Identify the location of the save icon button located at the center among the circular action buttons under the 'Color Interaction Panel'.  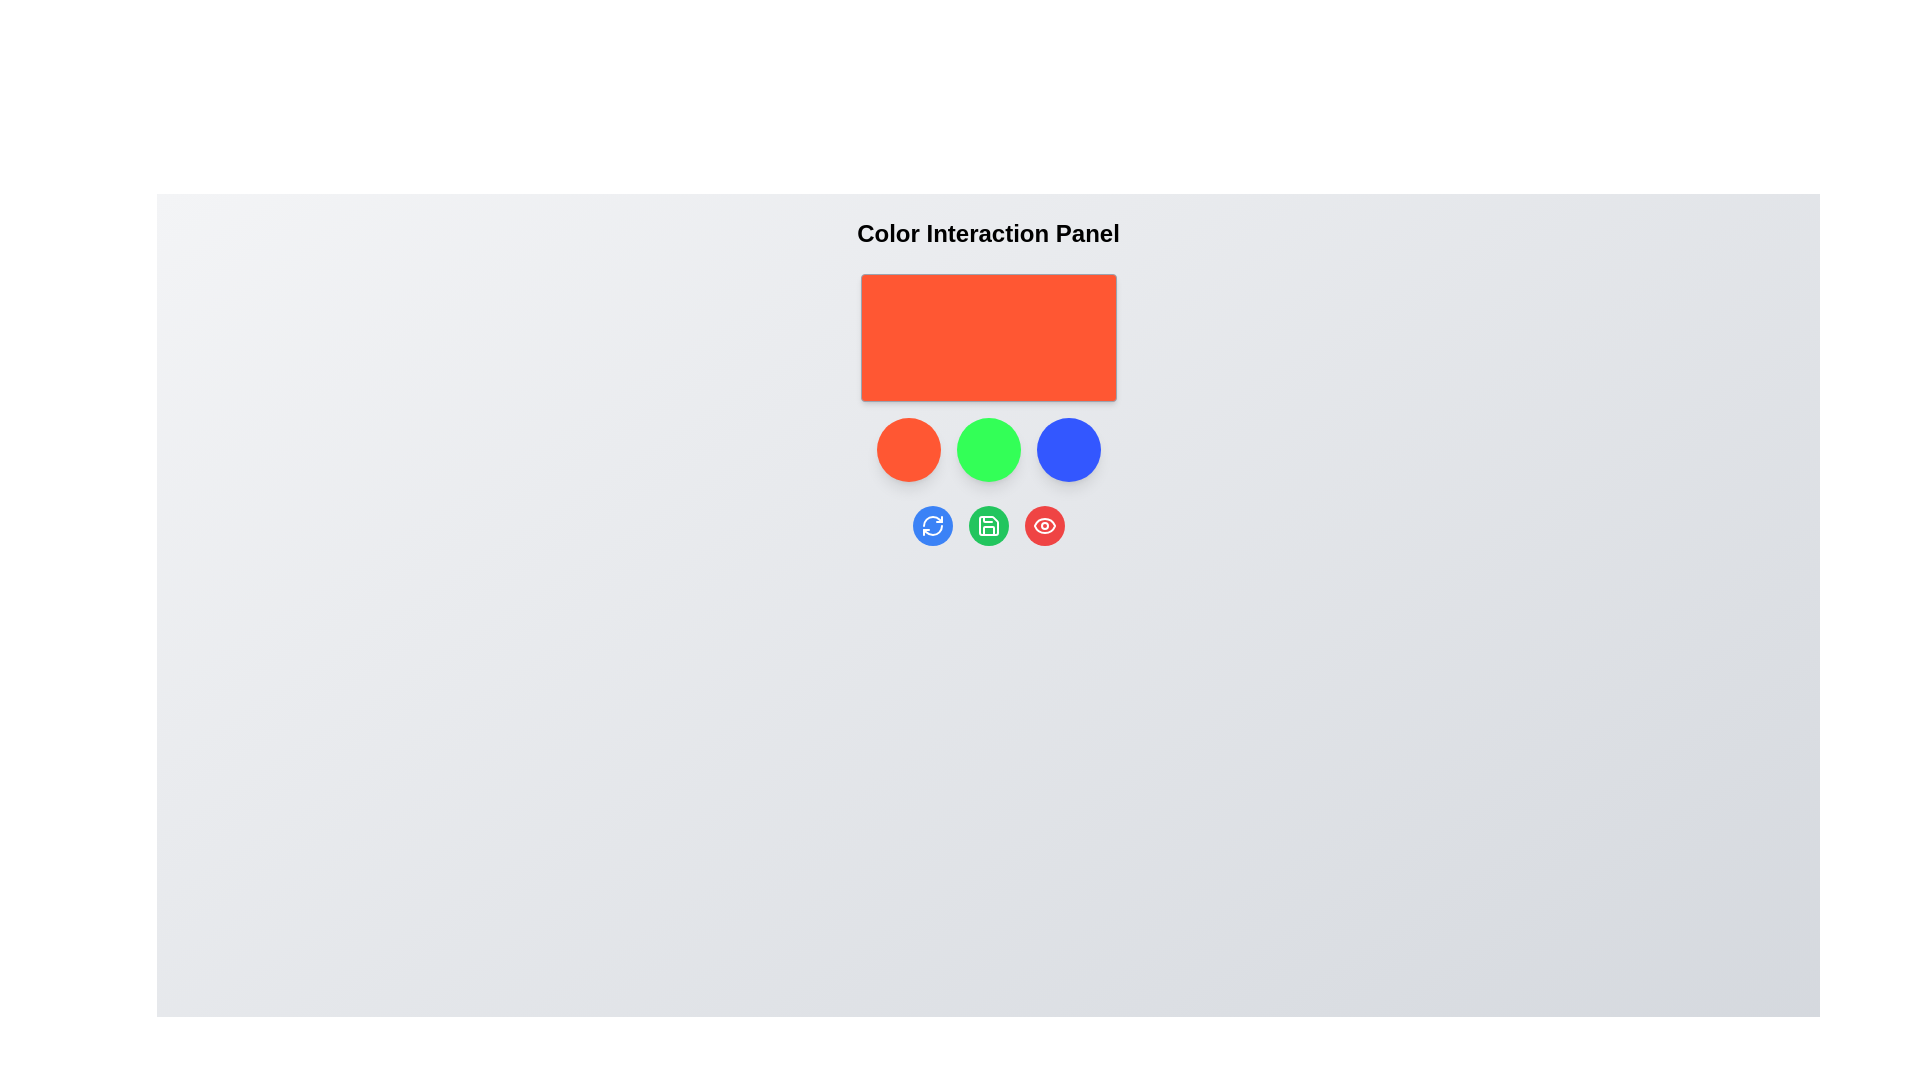
(988, 524).